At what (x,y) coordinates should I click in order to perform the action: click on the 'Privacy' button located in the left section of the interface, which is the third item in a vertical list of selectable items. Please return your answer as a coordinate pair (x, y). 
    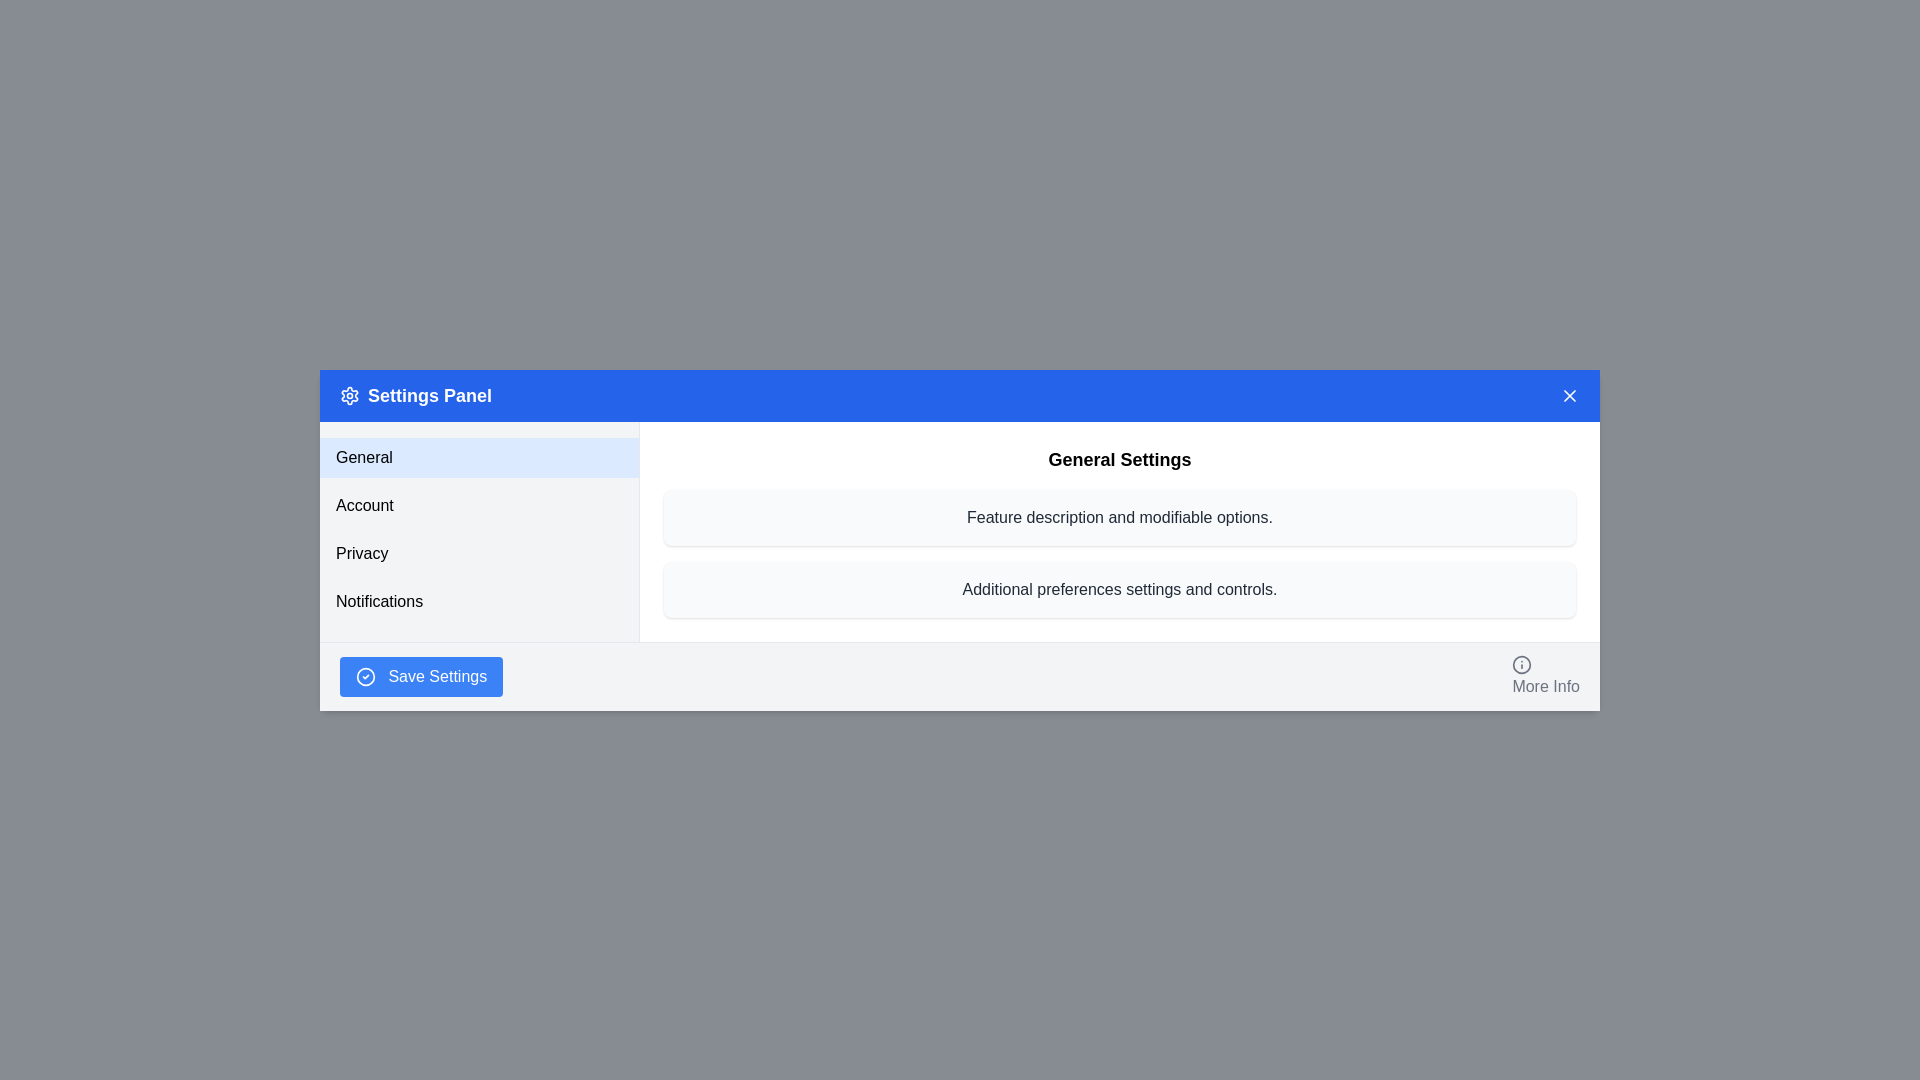
    Looking at the image, I should click on (478, 553).